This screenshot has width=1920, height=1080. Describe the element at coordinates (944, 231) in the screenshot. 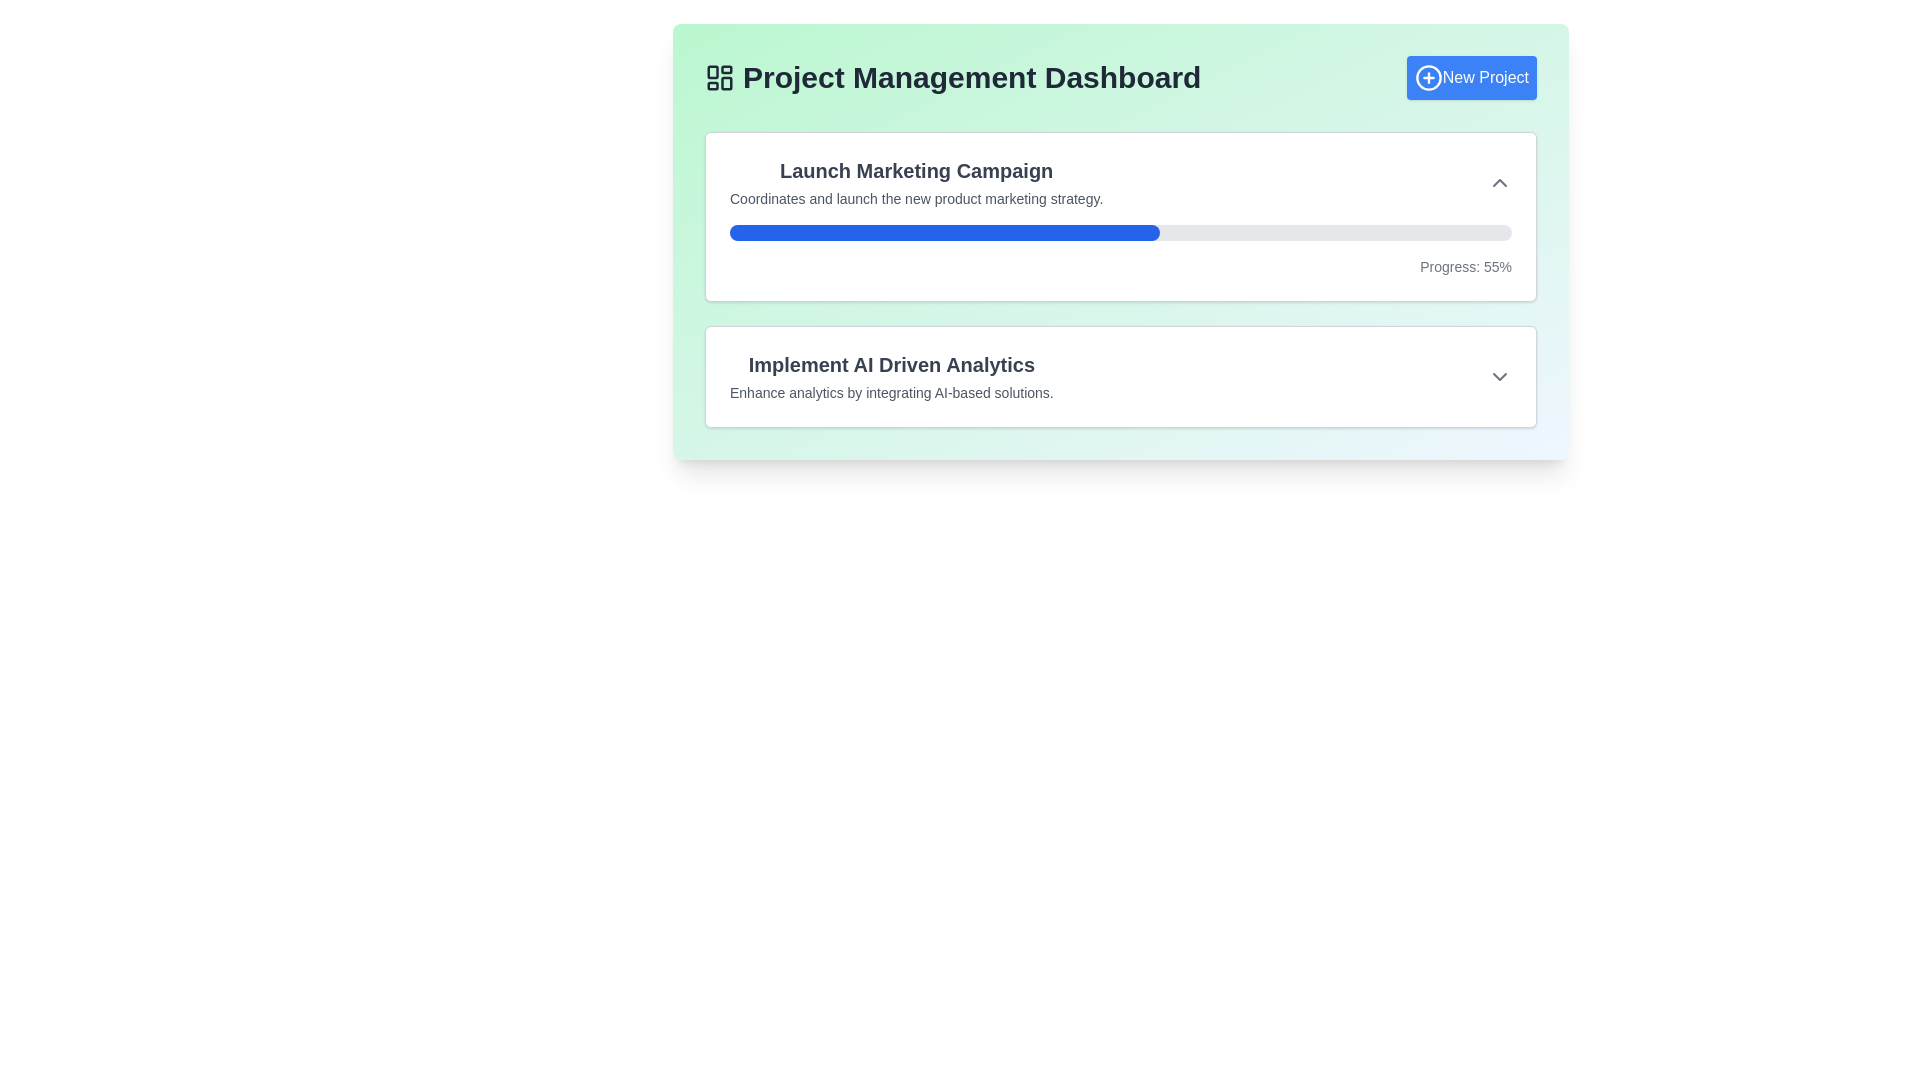

I see `the blue progress bar indicator representing the completion of the 'Launch Marketing Campaign' task, located within the dashboard's top task box` at that location.